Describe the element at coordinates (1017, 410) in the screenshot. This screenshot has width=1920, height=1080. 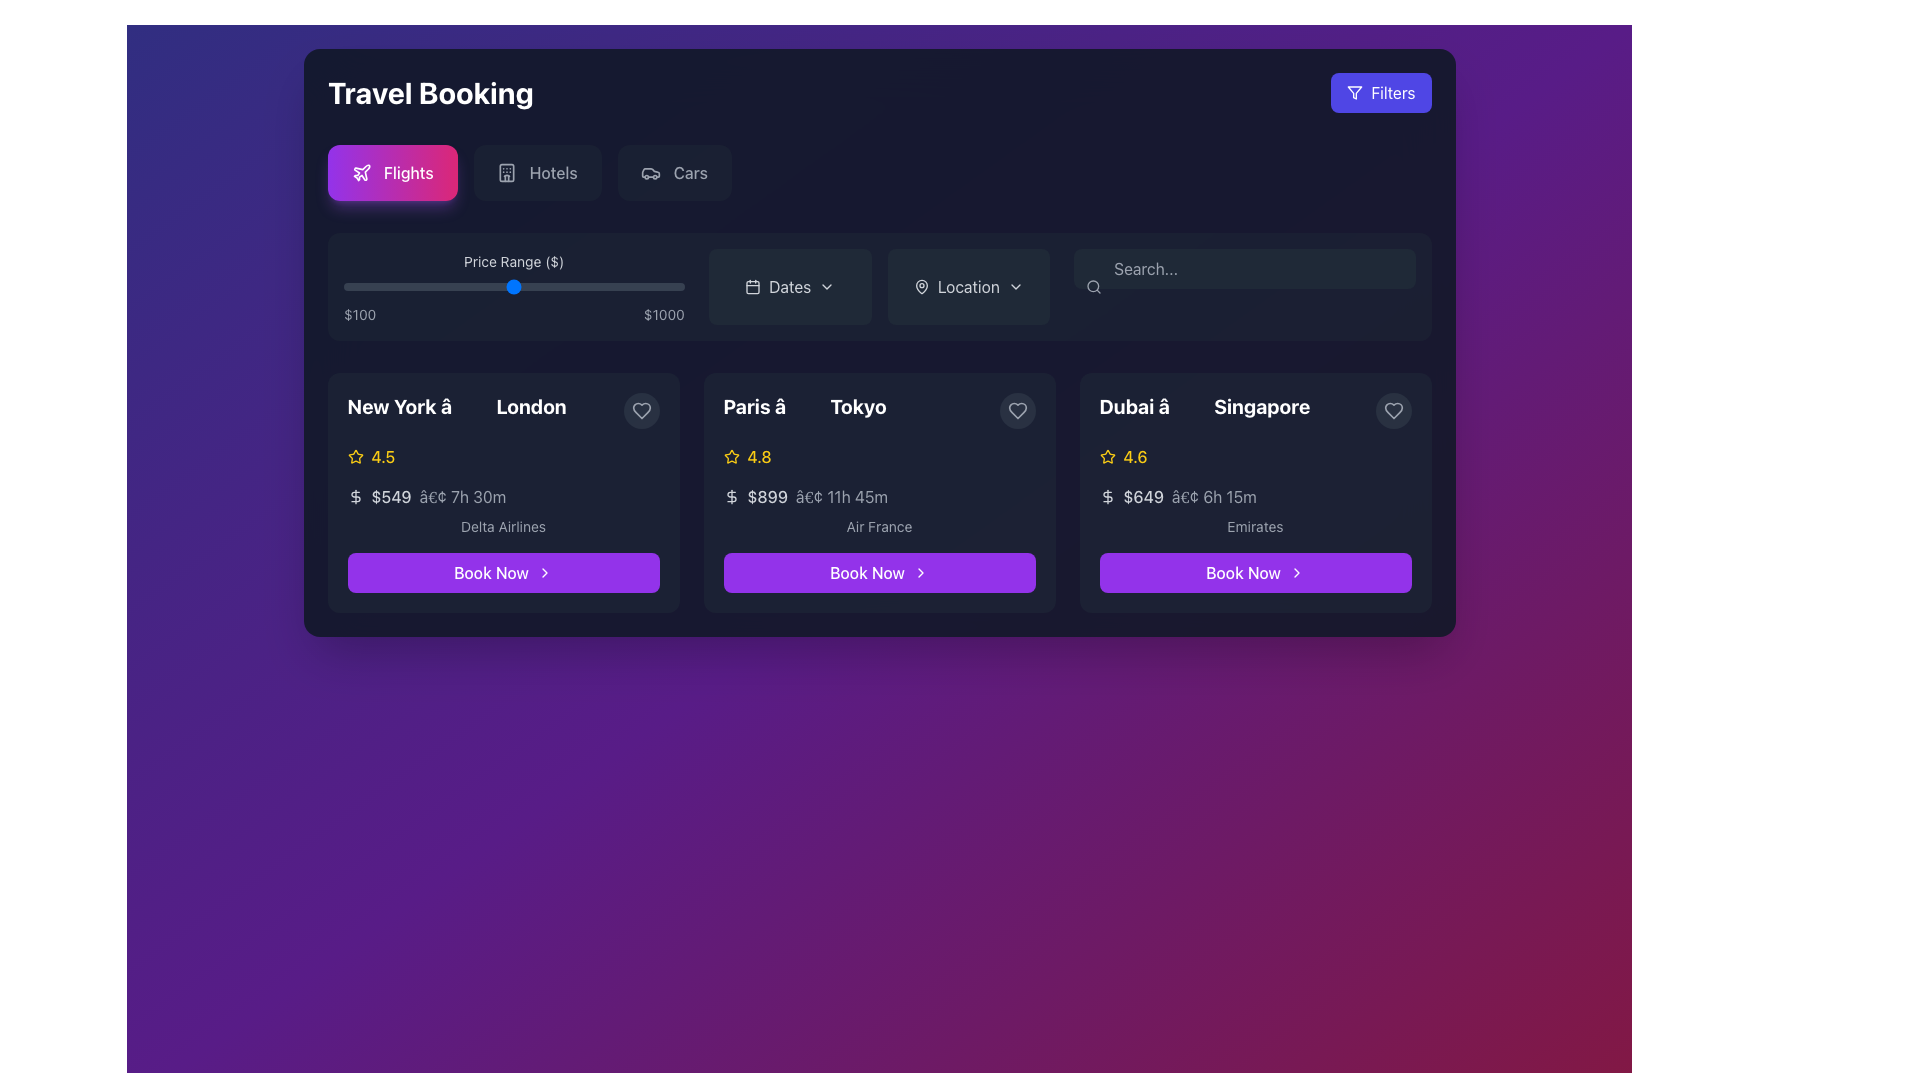
I see `the heart-shaped icon button with a dark gray background` at that location.